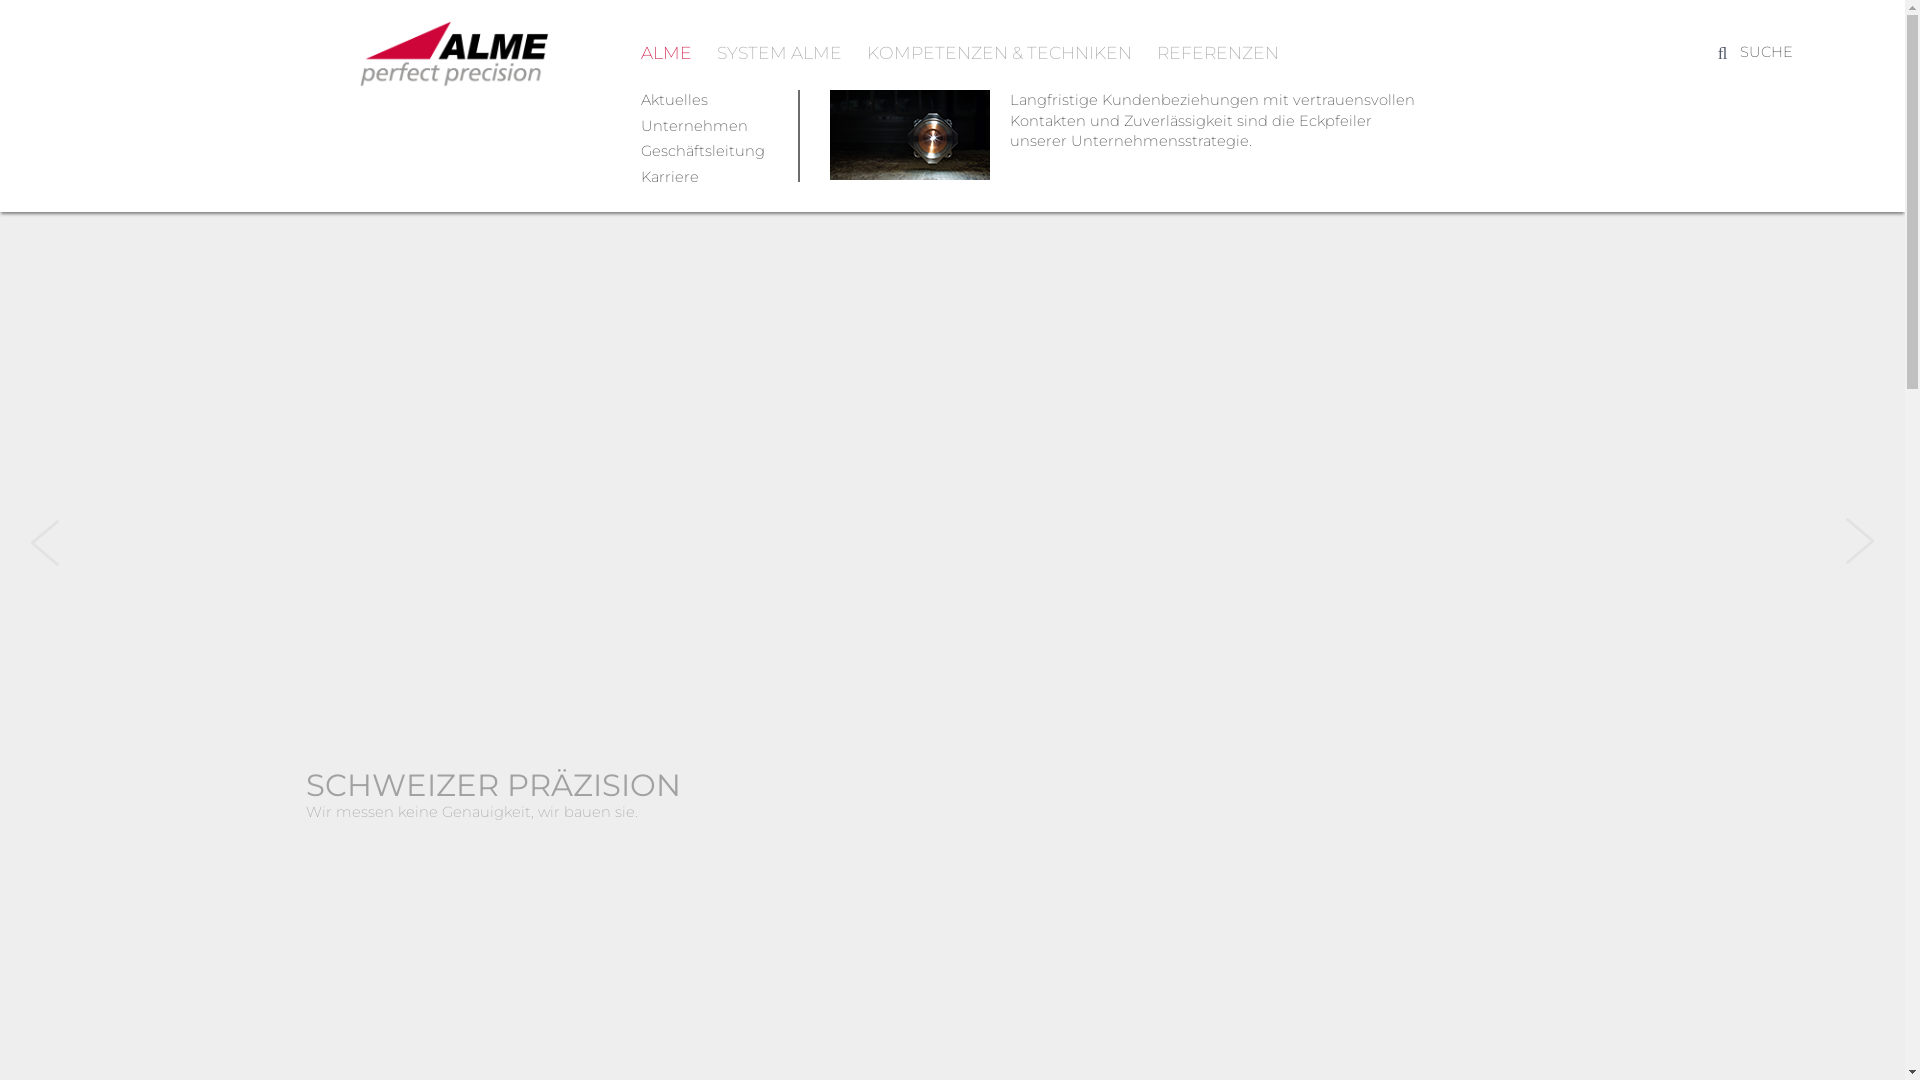 This screenshot has width=1920, height=1080. I want to click on 'ALME', so click(665, 51).